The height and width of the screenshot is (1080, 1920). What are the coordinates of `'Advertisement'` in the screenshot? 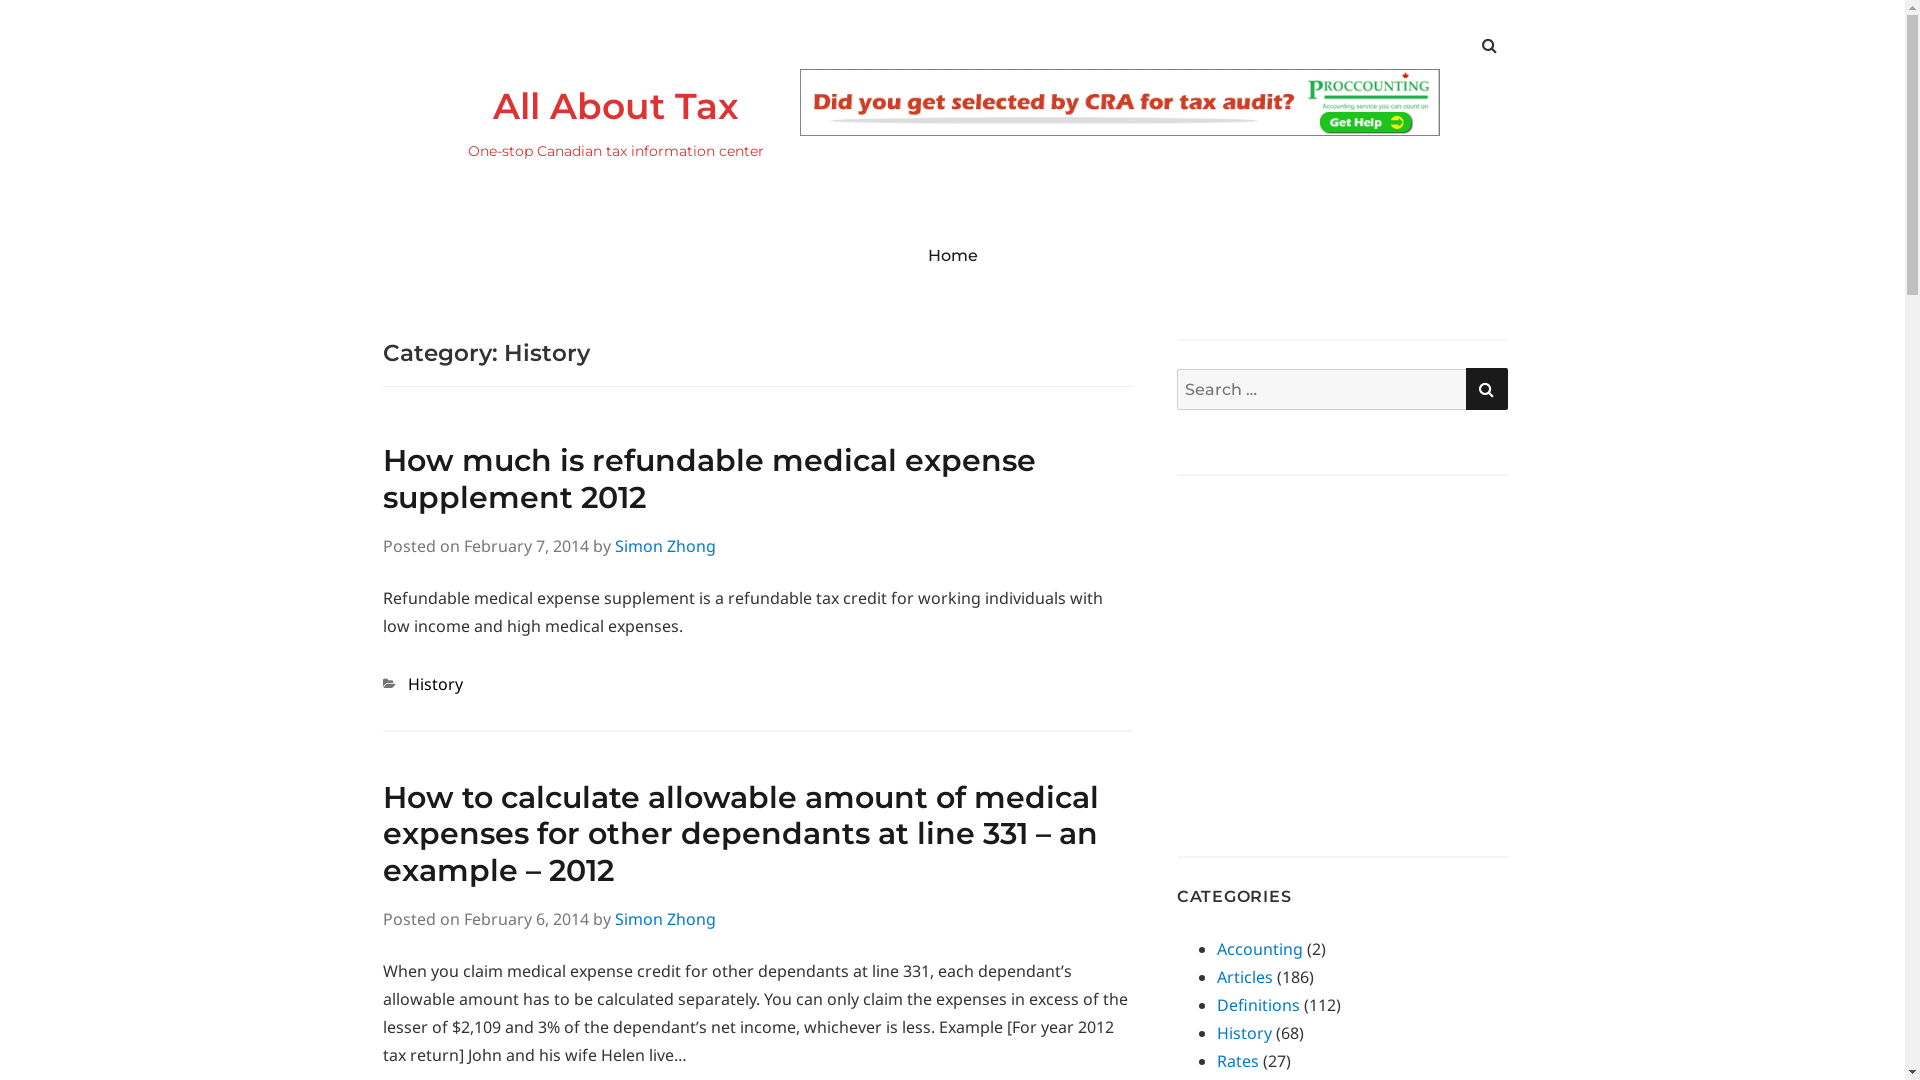 It's located at (1344, 644).